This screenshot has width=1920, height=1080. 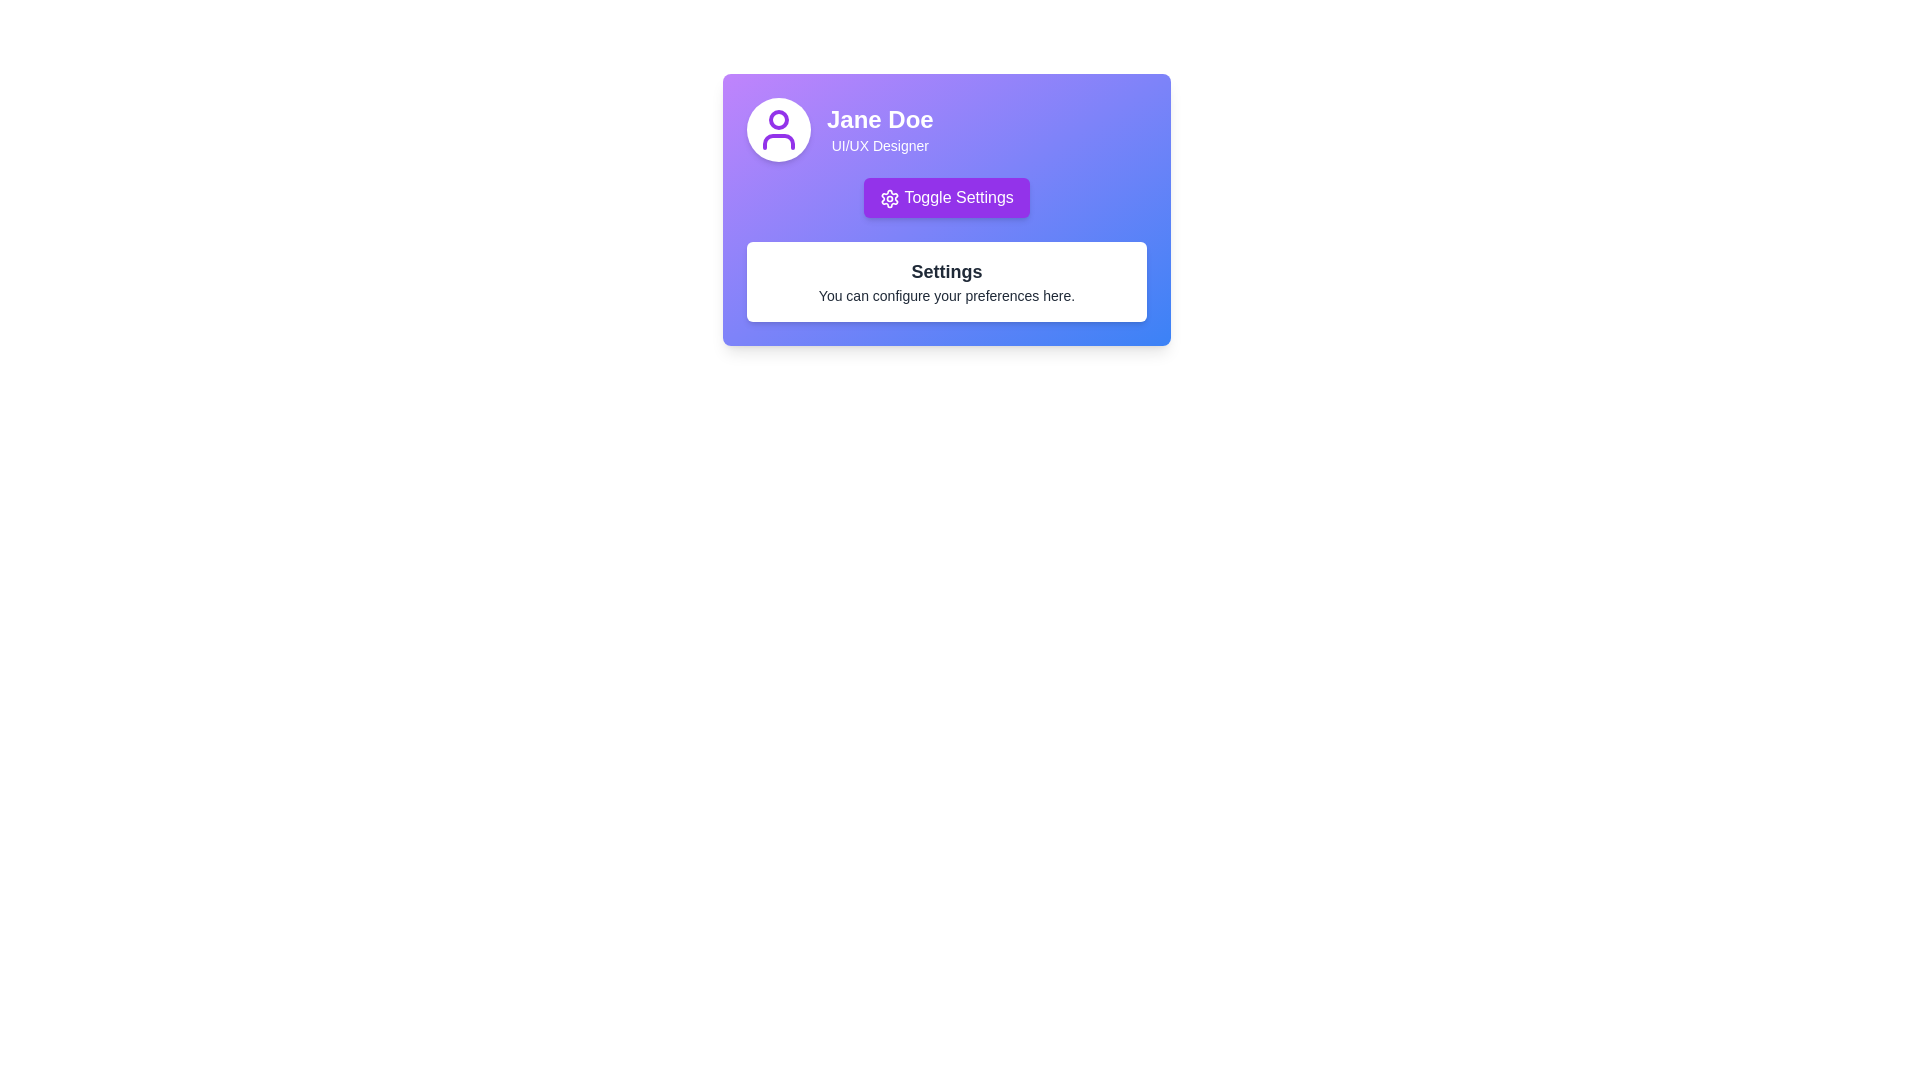 What do you see at coordinates (945, 197) in the screenshot?
I see `the toggle button located in the middle of the card labeled 'Jane Doe - UI/UX Designer'` at bounding box center [945, 197].